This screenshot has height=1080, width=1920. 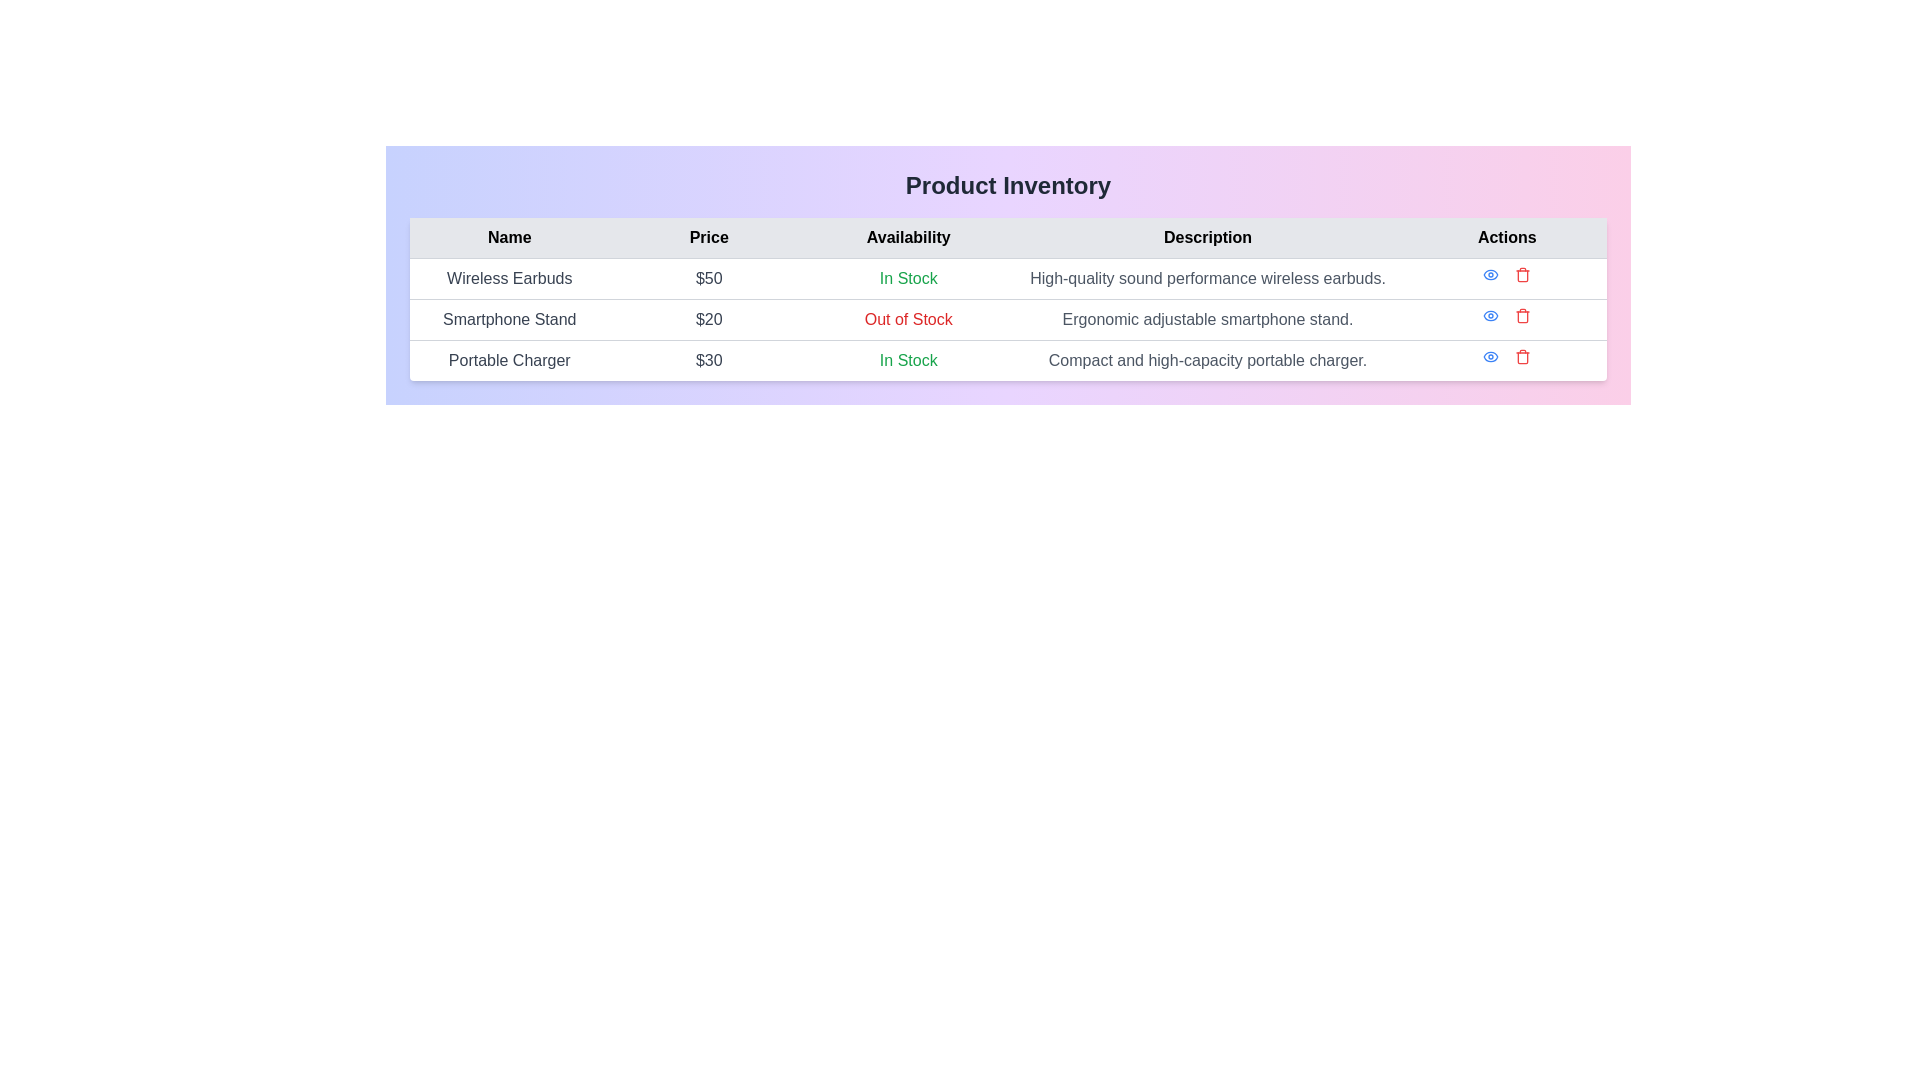 I want to click on the delete button in the 'Actions' column of the first row, adjacent to 'Wireless Earbuds', so click(x=1522, y=274).